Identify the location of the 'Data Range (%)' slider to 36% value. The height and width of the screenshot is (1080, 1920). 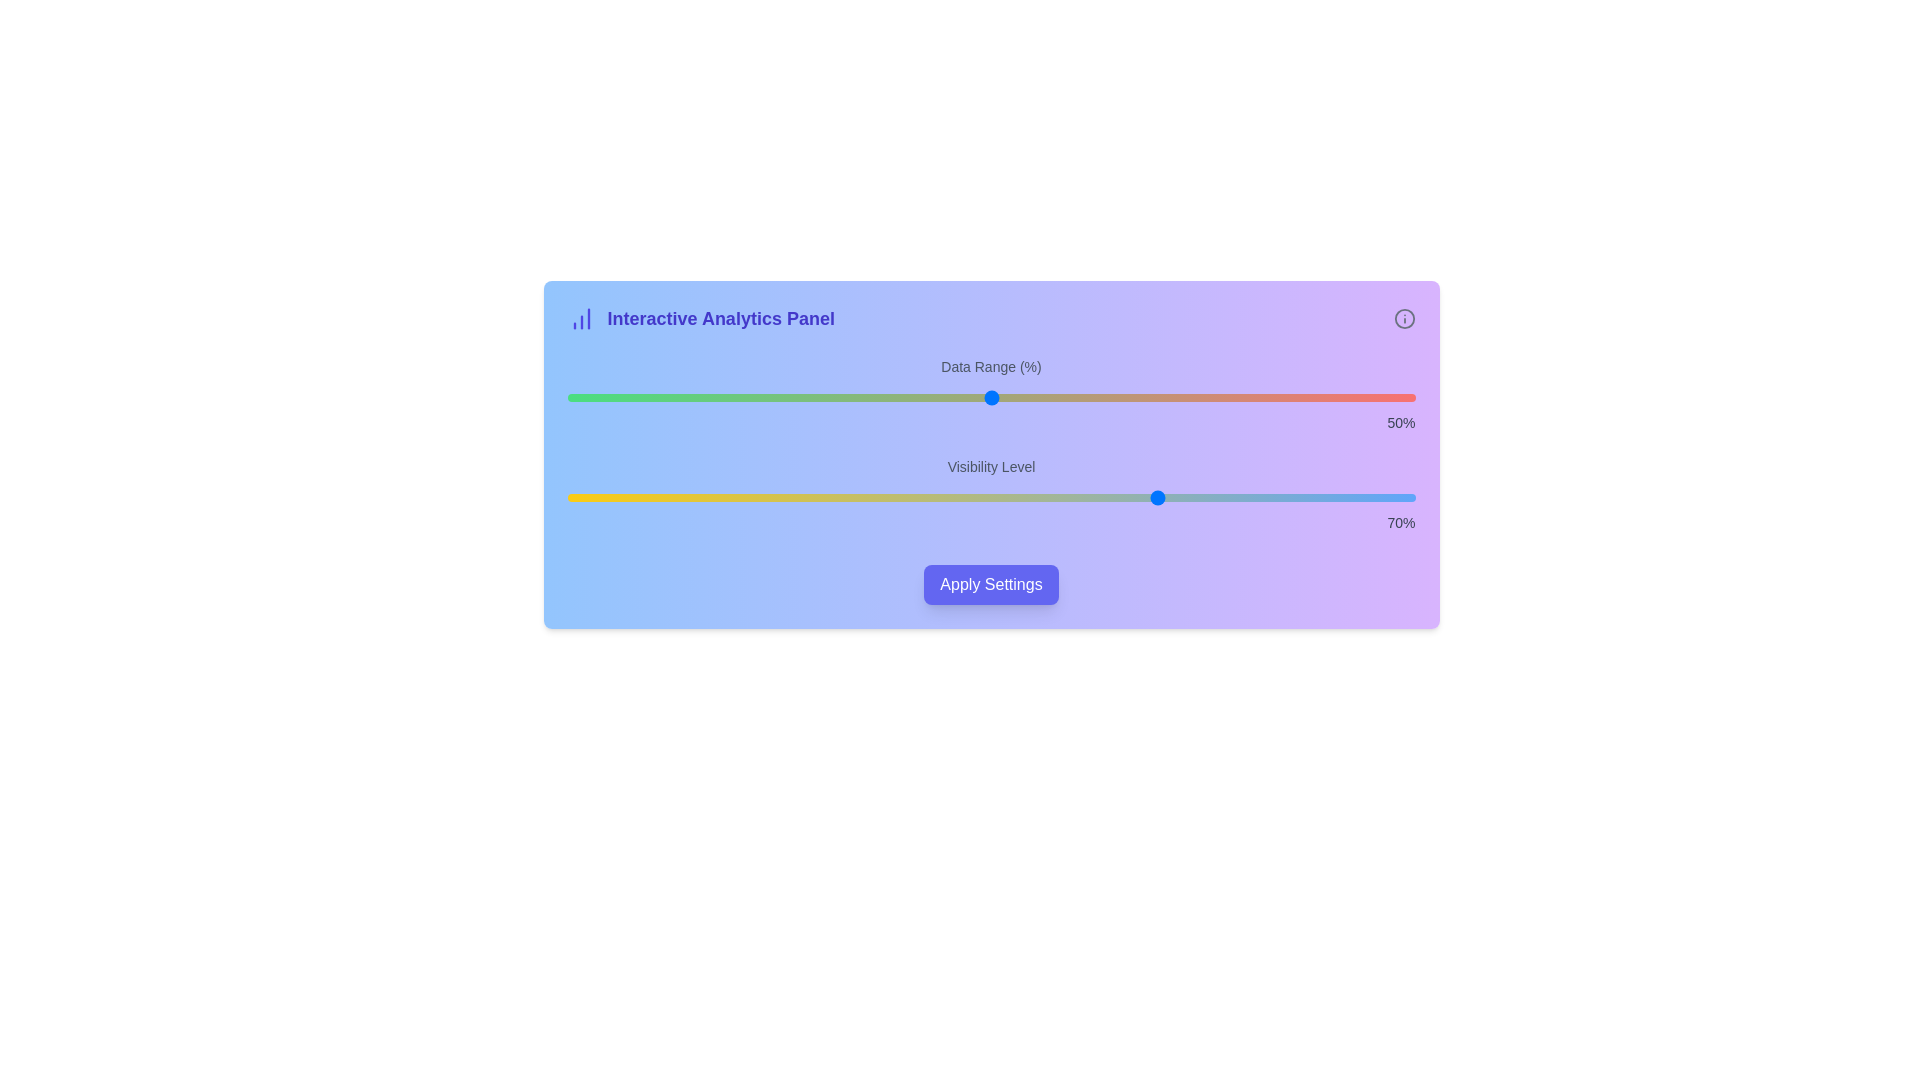
(872, 397).